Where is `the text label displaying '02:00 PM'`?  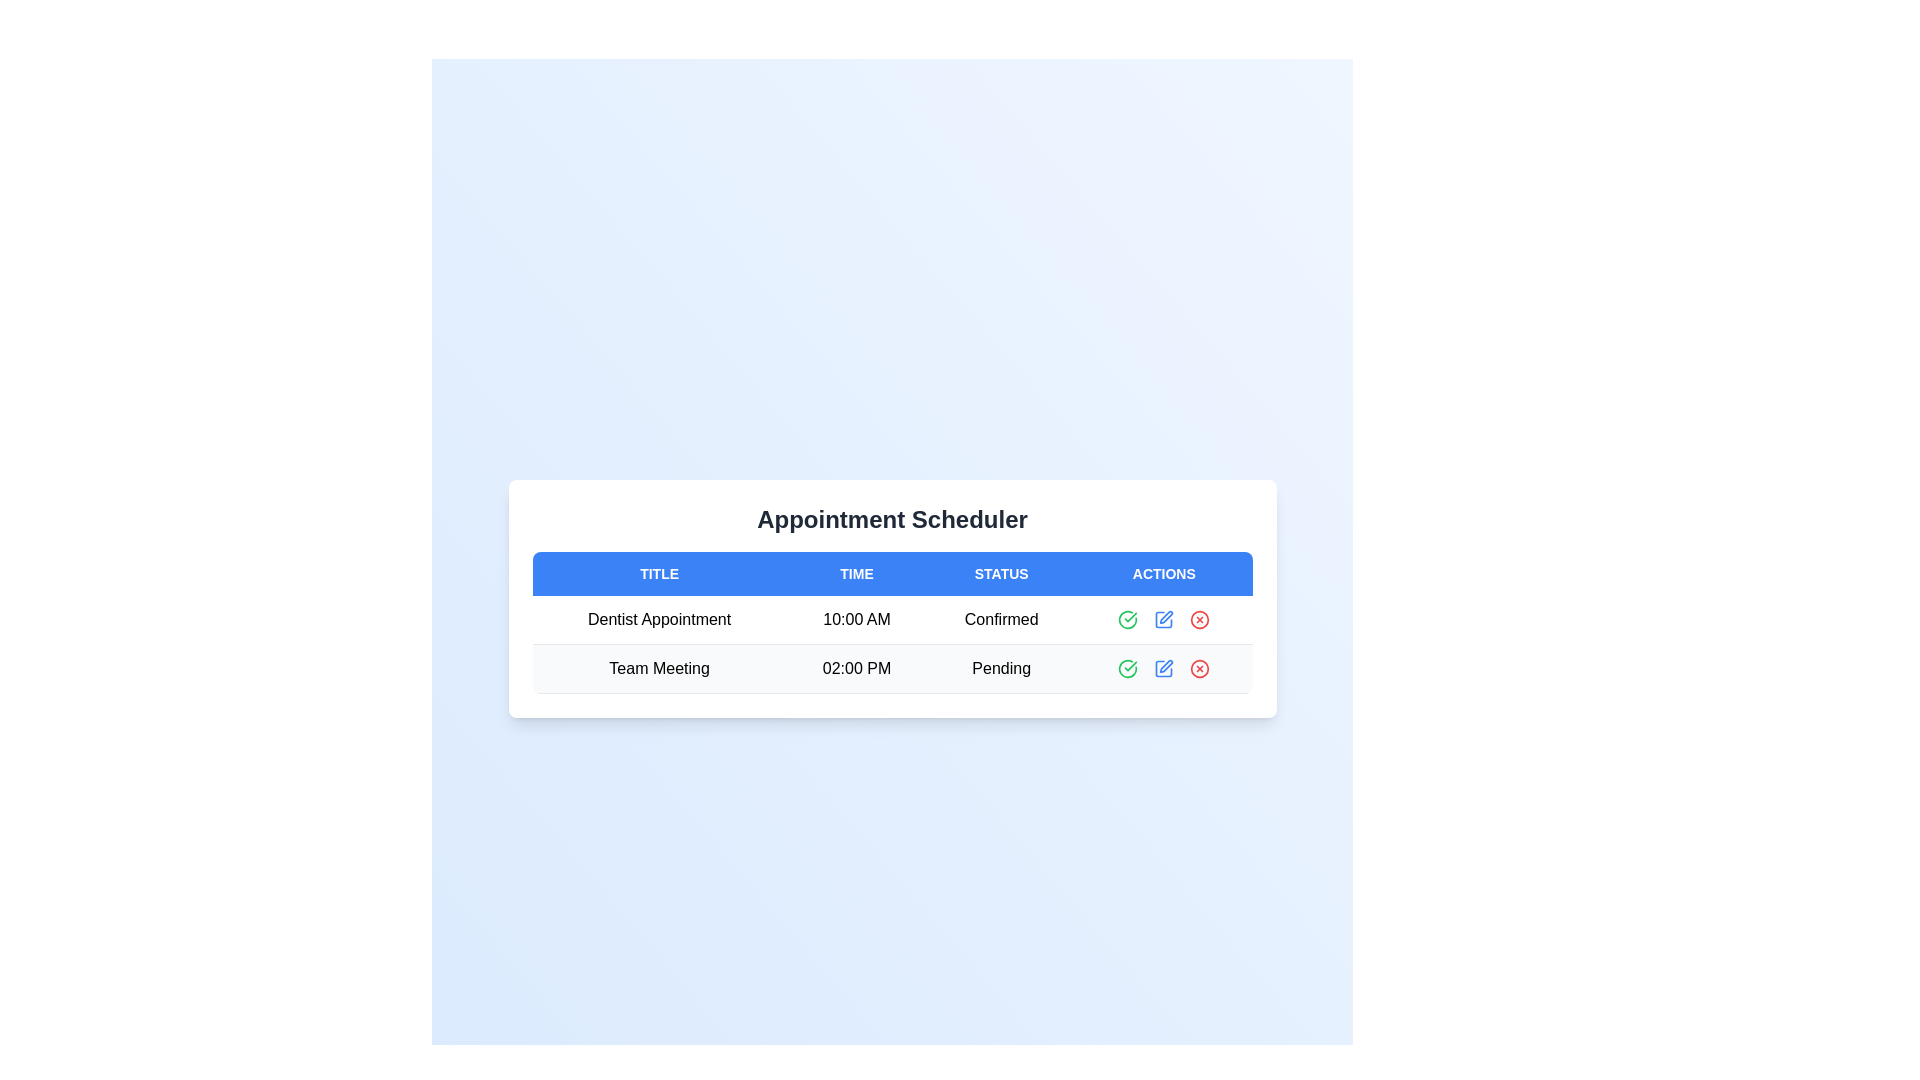 the text label displaying '02:00 PM' is located at coordinates (857, 668).